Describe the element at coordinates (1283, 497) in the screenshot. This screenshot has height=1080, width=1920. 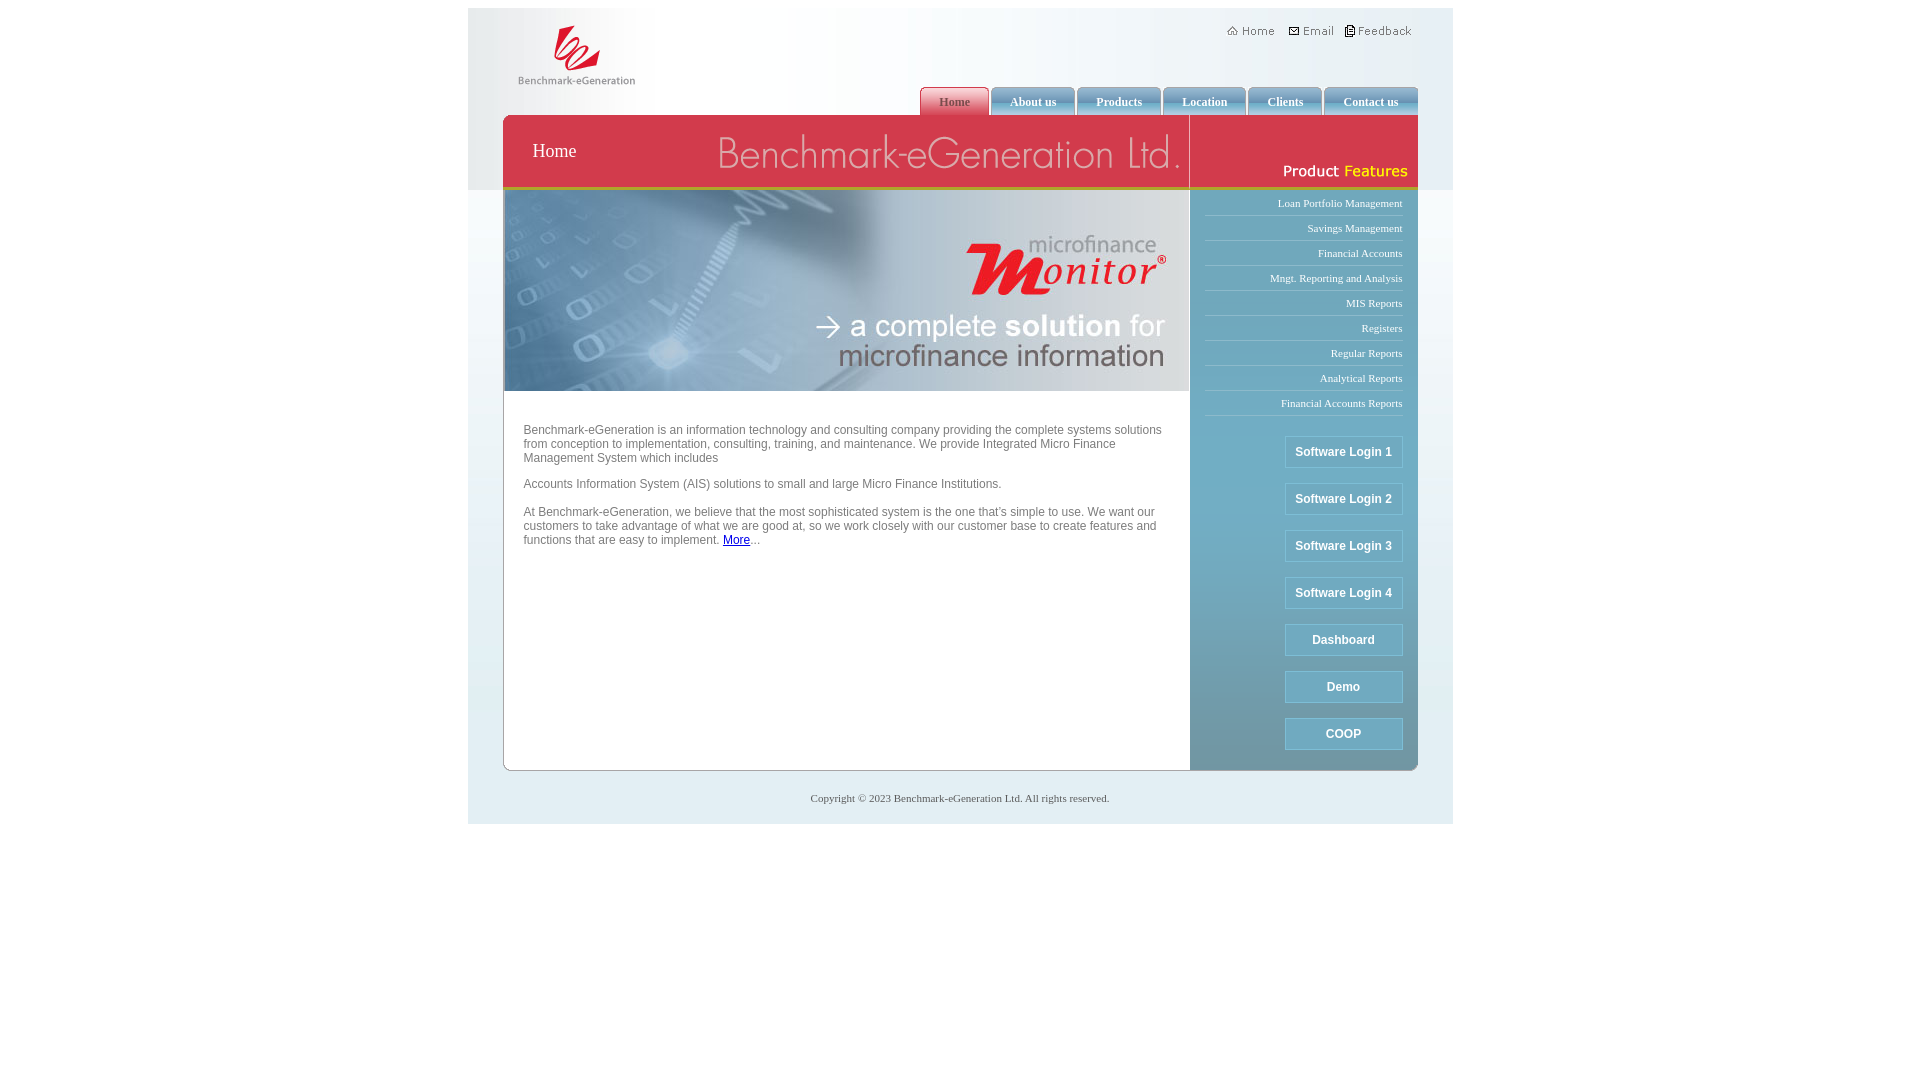
I see `'Software Login 2'` at that location.